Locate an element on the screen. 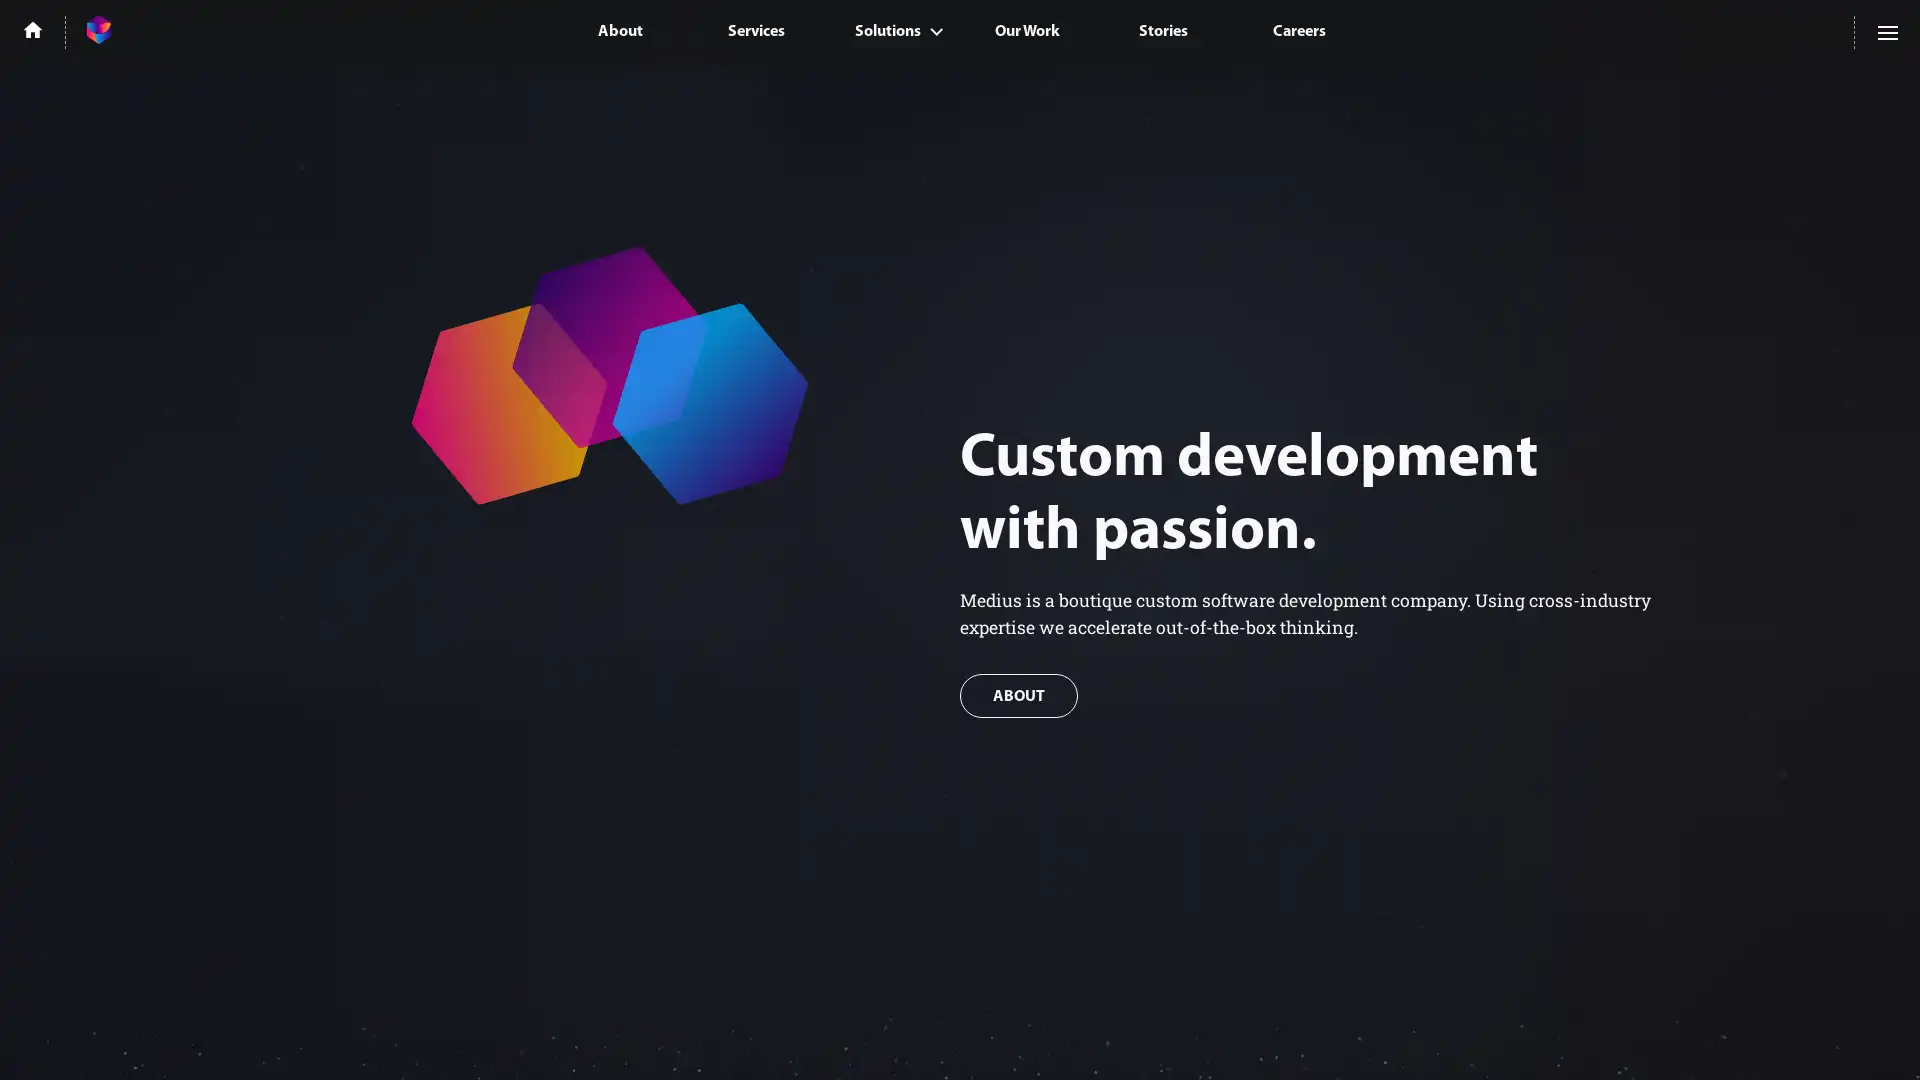 Image resolution: width=1920 pixels, height=1080 pixels. ACCEPT COOKIES is located at coordinates (1642, 1037).